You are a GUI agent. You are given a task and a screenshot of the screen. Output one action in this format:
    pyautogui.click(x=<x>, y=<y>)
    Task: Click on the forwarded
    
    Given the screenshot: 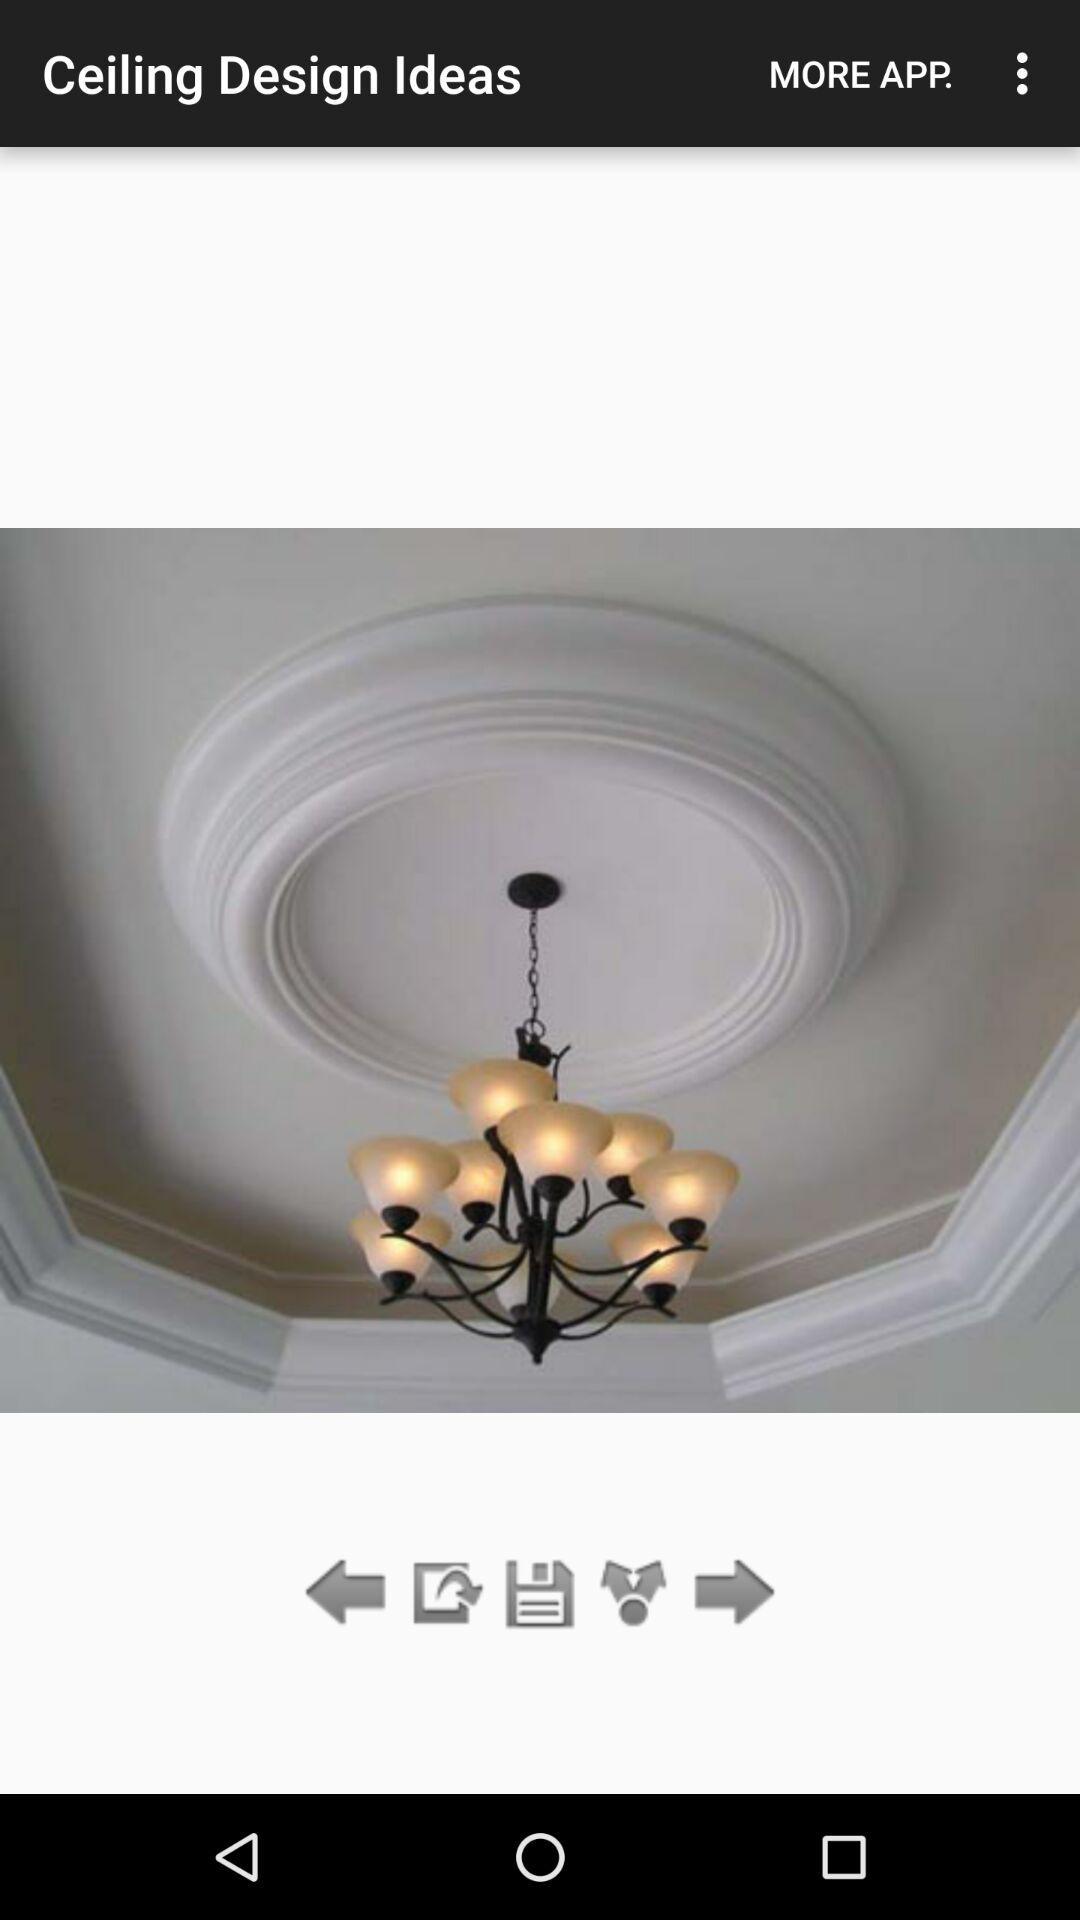 What is the action you would take?
    pyautogui.click(x=729, y=1593)
    